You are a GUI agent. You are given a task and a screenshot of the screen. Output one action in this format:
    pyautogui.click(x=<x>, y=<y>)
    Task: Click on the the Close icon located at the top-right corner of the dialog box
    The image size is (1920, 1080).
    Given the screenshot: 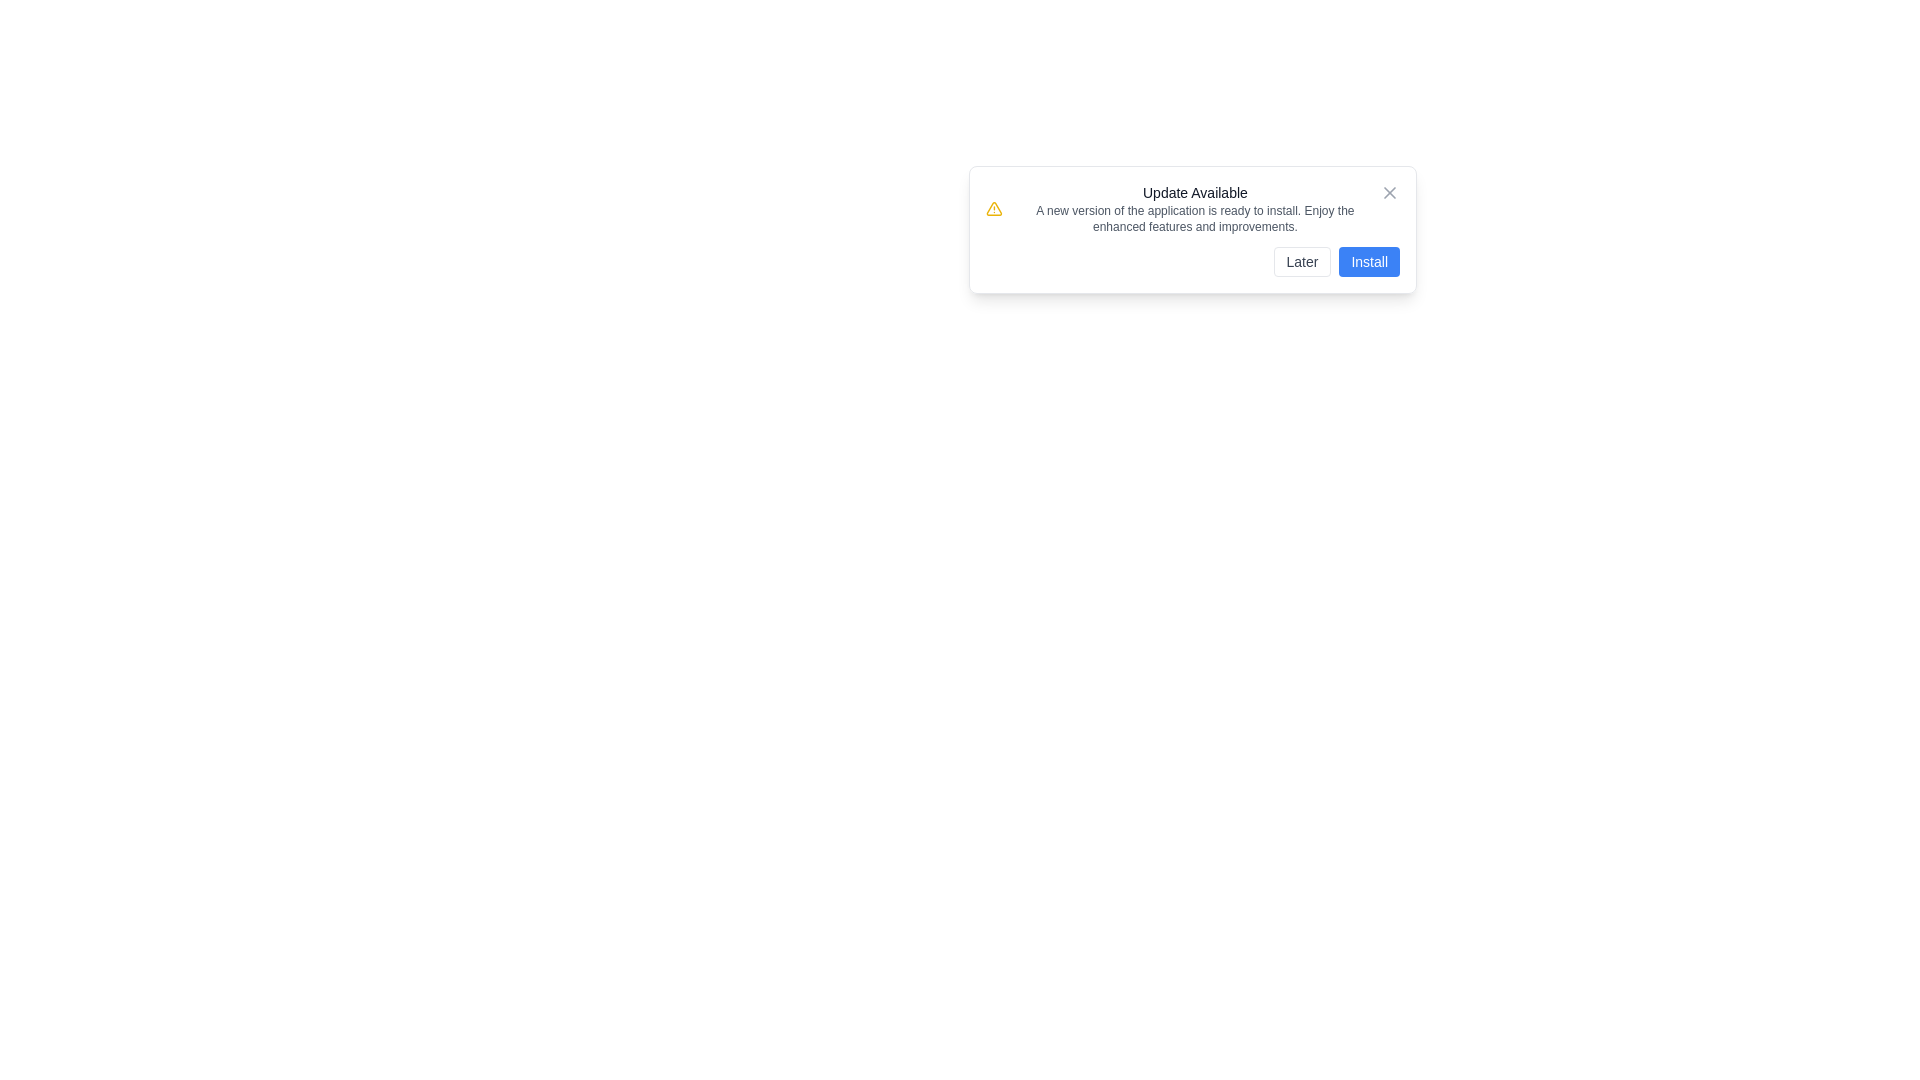 What is the action you would take?
    pyautogui.click(x=1389, y=192)
    